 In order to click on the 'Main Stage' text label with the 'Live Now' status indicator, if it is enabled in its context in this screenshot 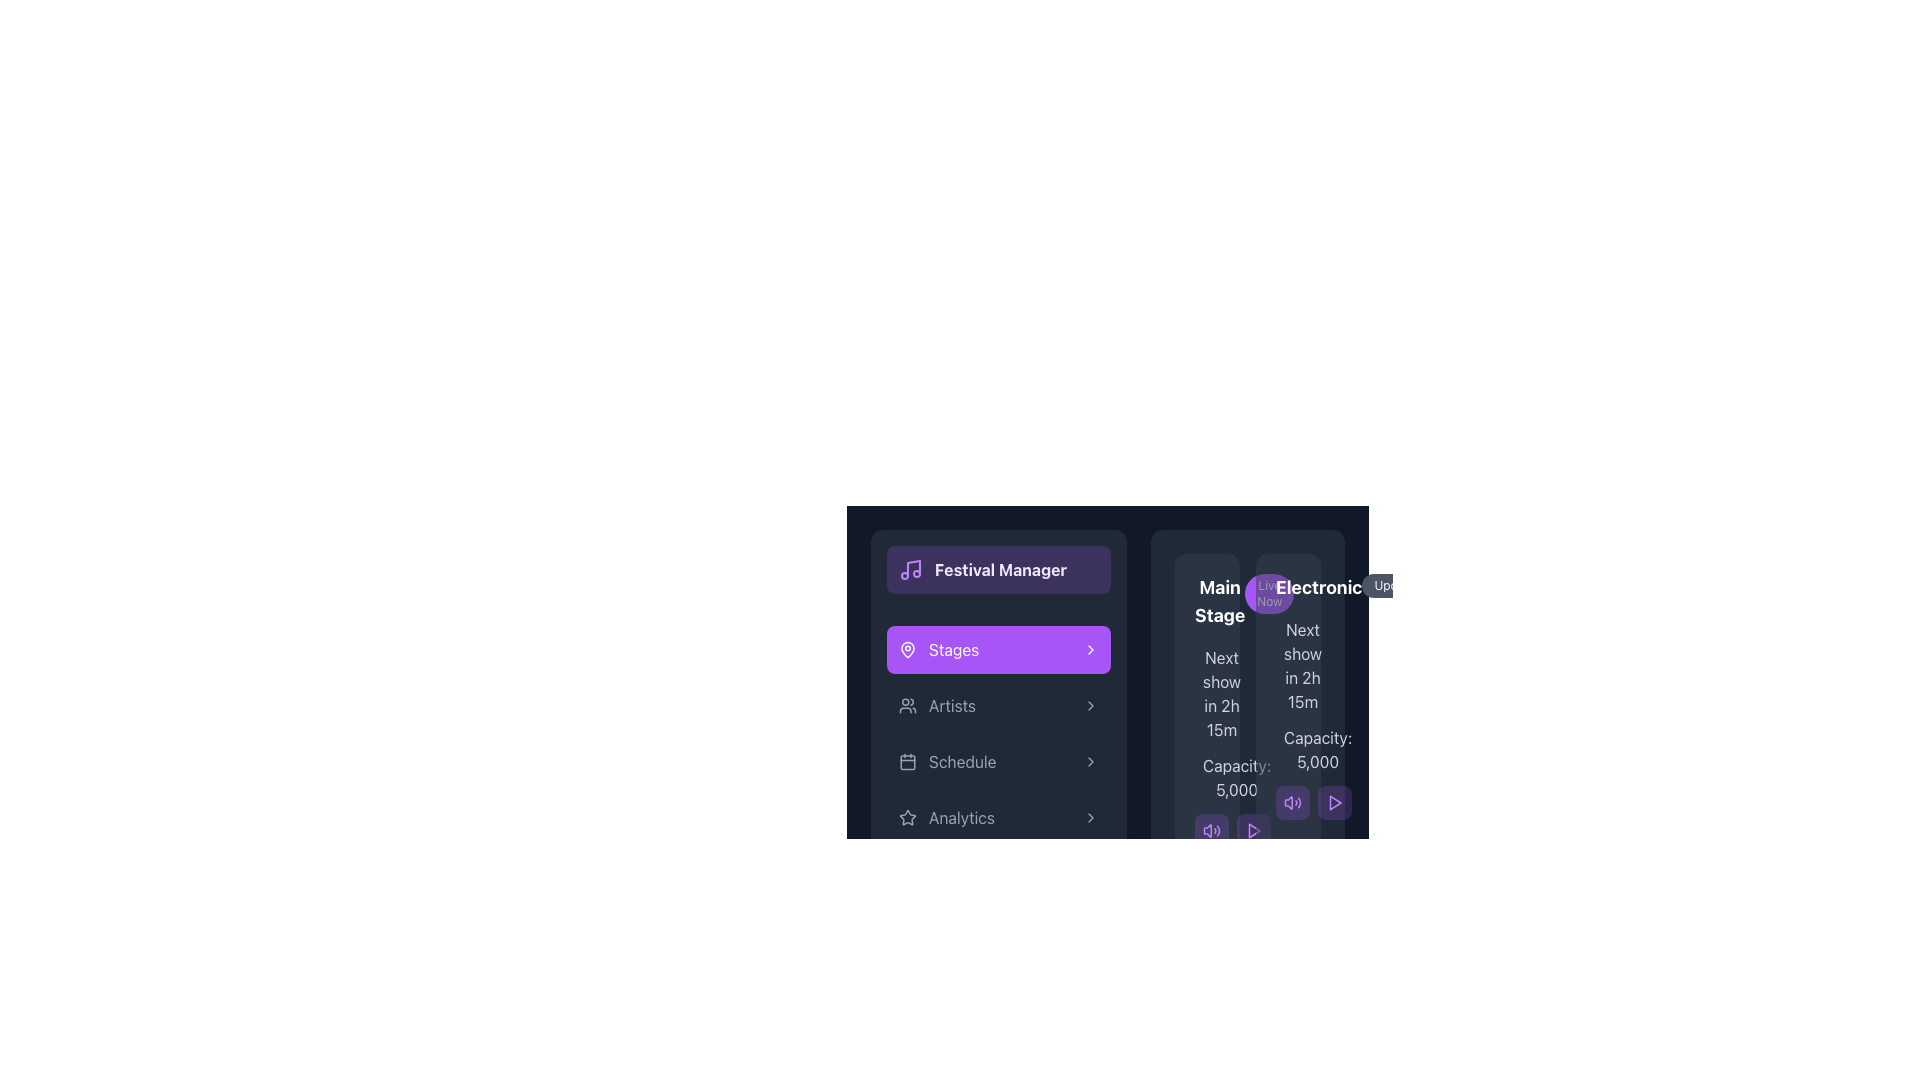, I will do `click(1206, 600)`.